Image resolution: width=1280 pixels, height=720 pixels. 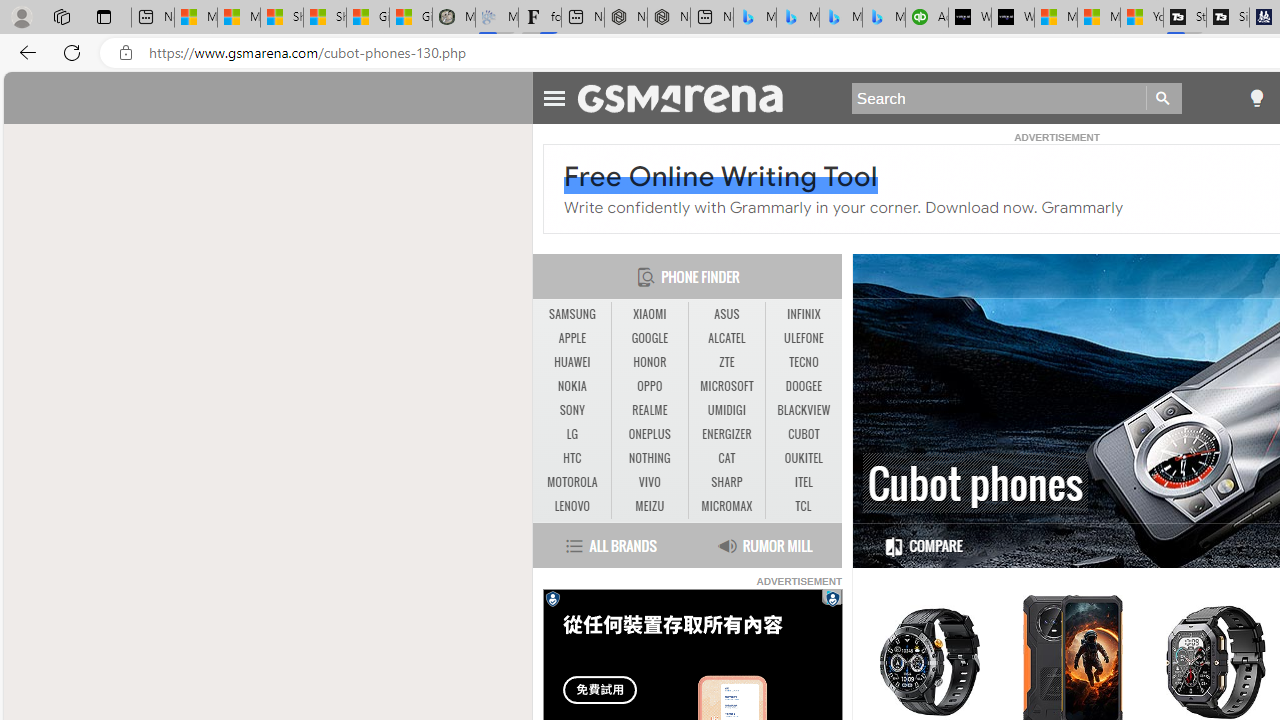 What do you see at coordinates (571, 314) in the screenshot?
I see `'SAMSUNG'` at bounding box center [571, 314].